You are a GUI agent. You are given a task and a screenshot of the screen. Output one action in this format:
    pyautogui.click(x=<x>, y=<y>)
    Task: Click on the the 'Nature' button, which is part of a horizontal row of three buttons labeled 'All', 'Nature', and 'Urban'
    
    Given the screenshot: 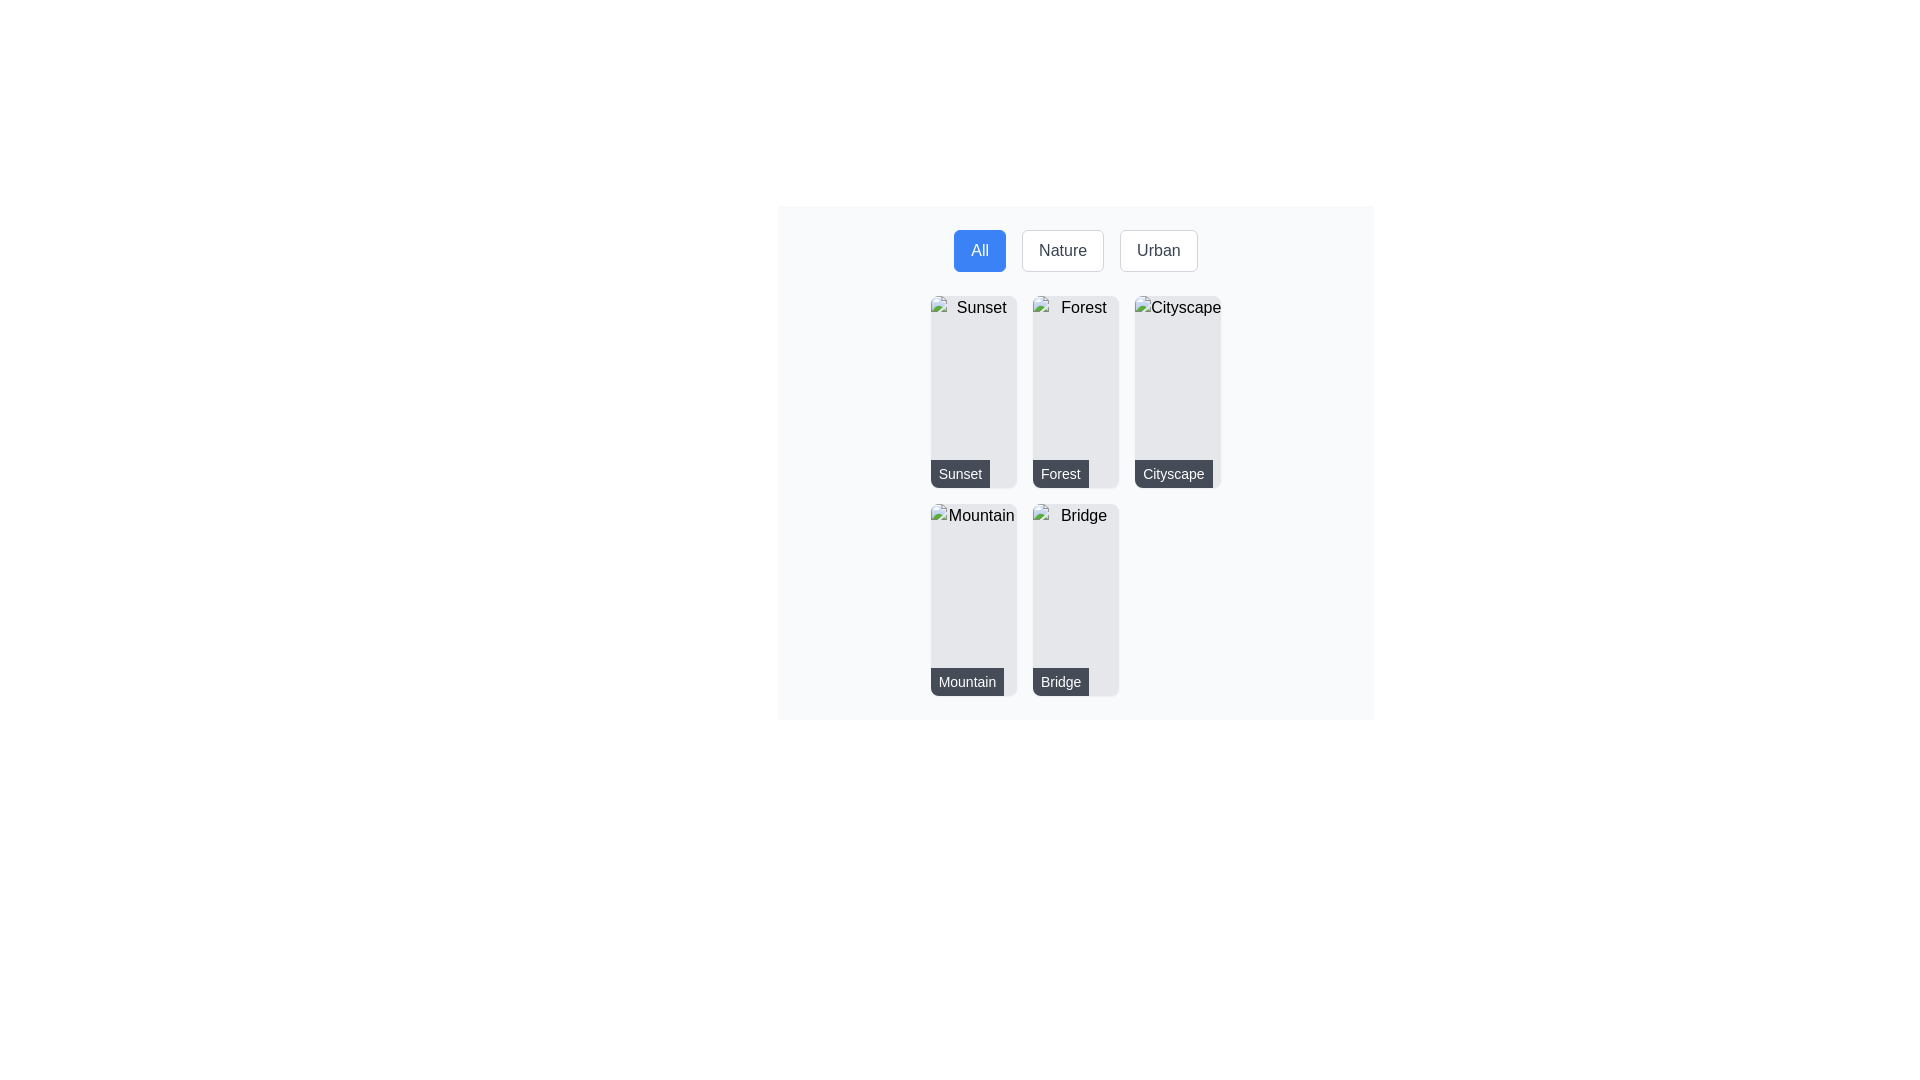 What is the action you would take?
    pyautogui.click(x=1074, y=249)
    